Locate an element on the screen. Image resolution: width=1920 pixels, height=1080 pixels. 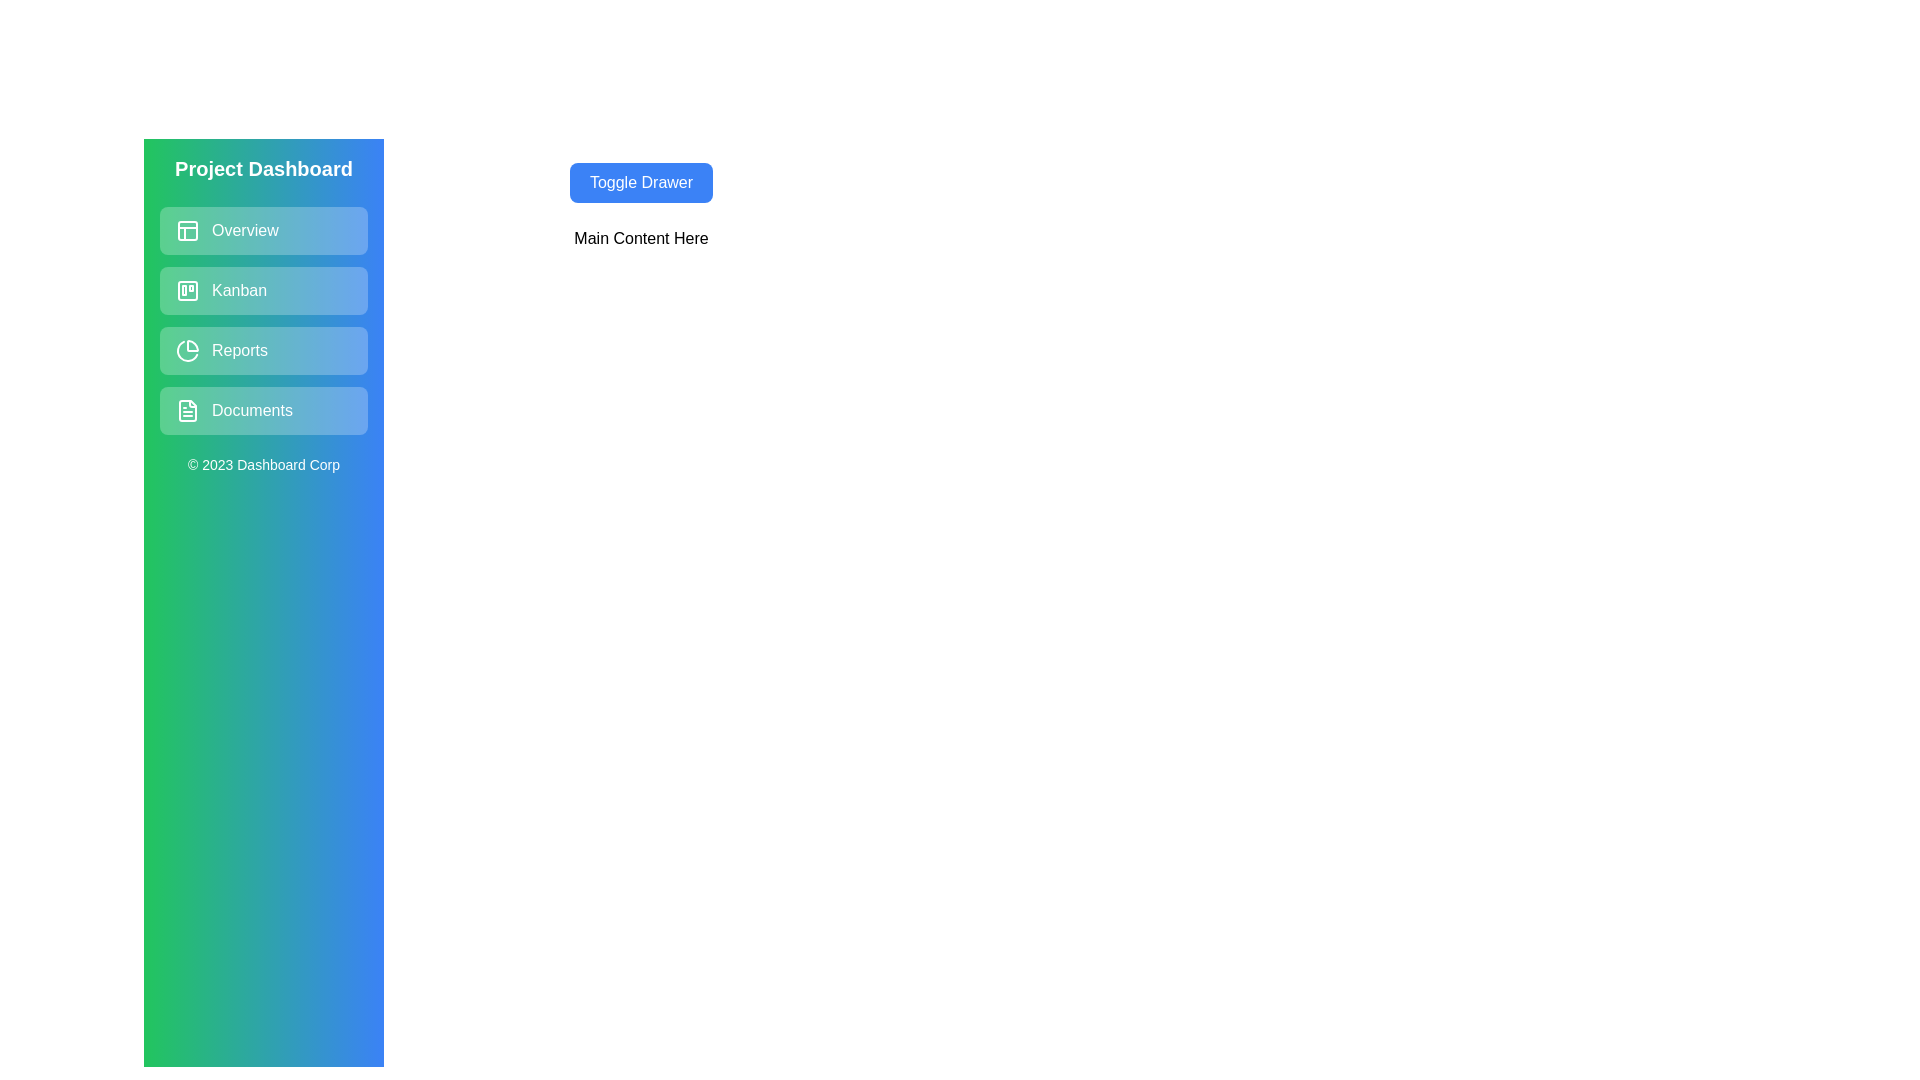
the navigation item Reports in the drawer is located at coordinates (263, 350).